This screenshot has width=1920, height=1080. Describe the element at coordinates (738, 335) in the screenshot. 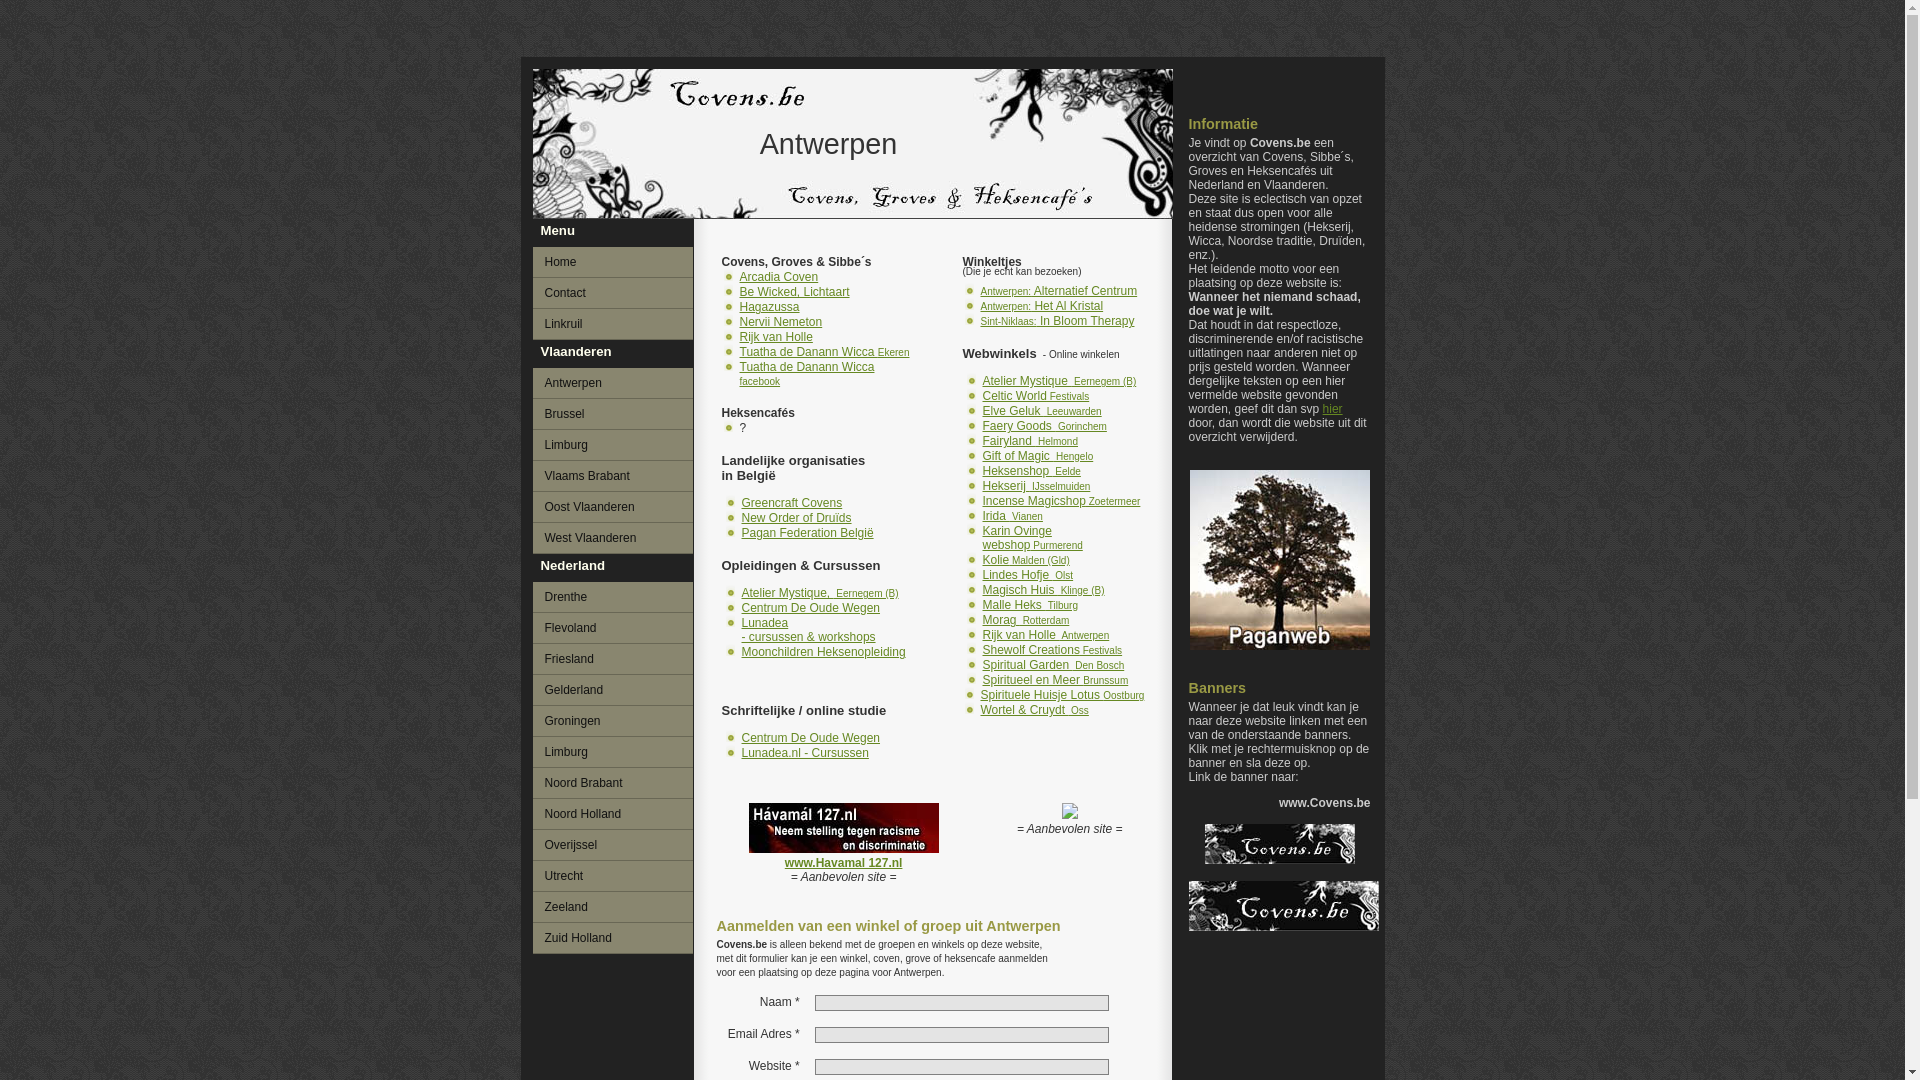

I see `'Rijk van Holle'` at that location.